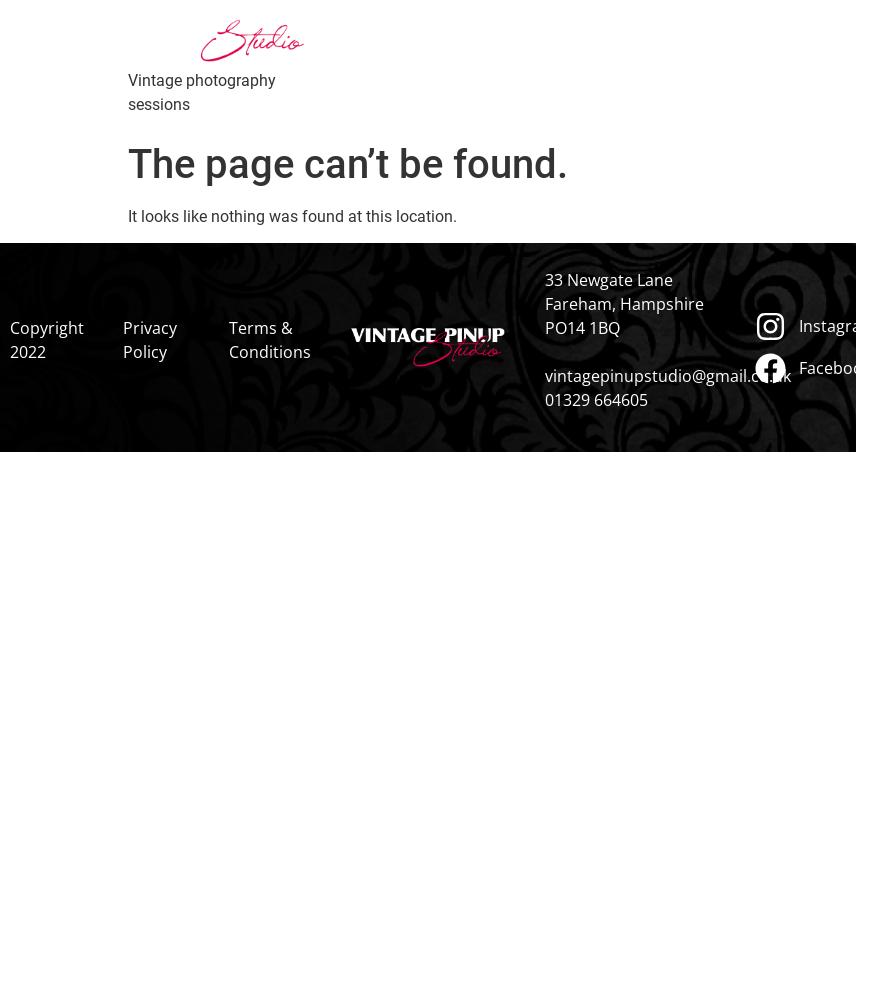 The width and height of the screenshot is (876, 1000). What do you see at coordinates (347, 163) in the screenshot?
I see `'The page can’t be found.'` at bounding box center [347, 163].